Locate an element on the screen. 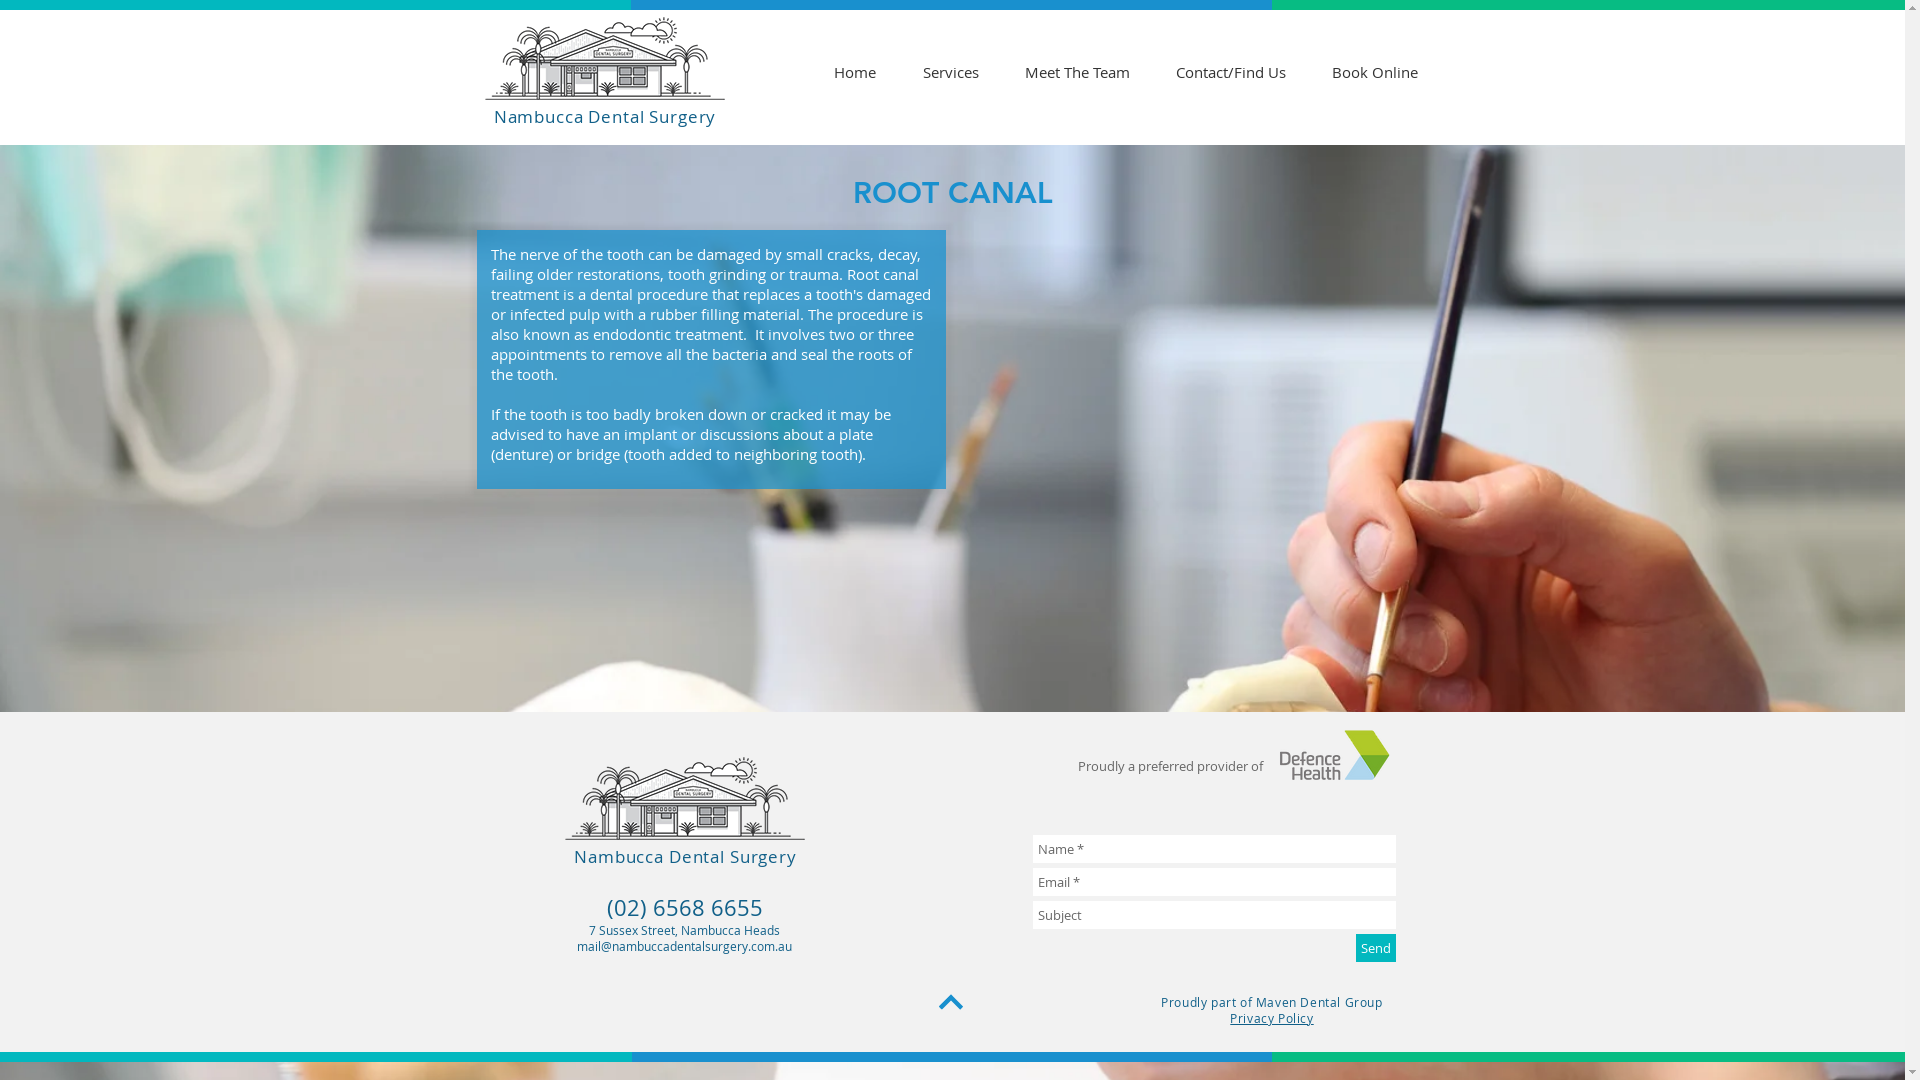 Image resolution: width=1920 pixels, height=1080 pixels. 'Send' is located at coordinates (1375, 947).